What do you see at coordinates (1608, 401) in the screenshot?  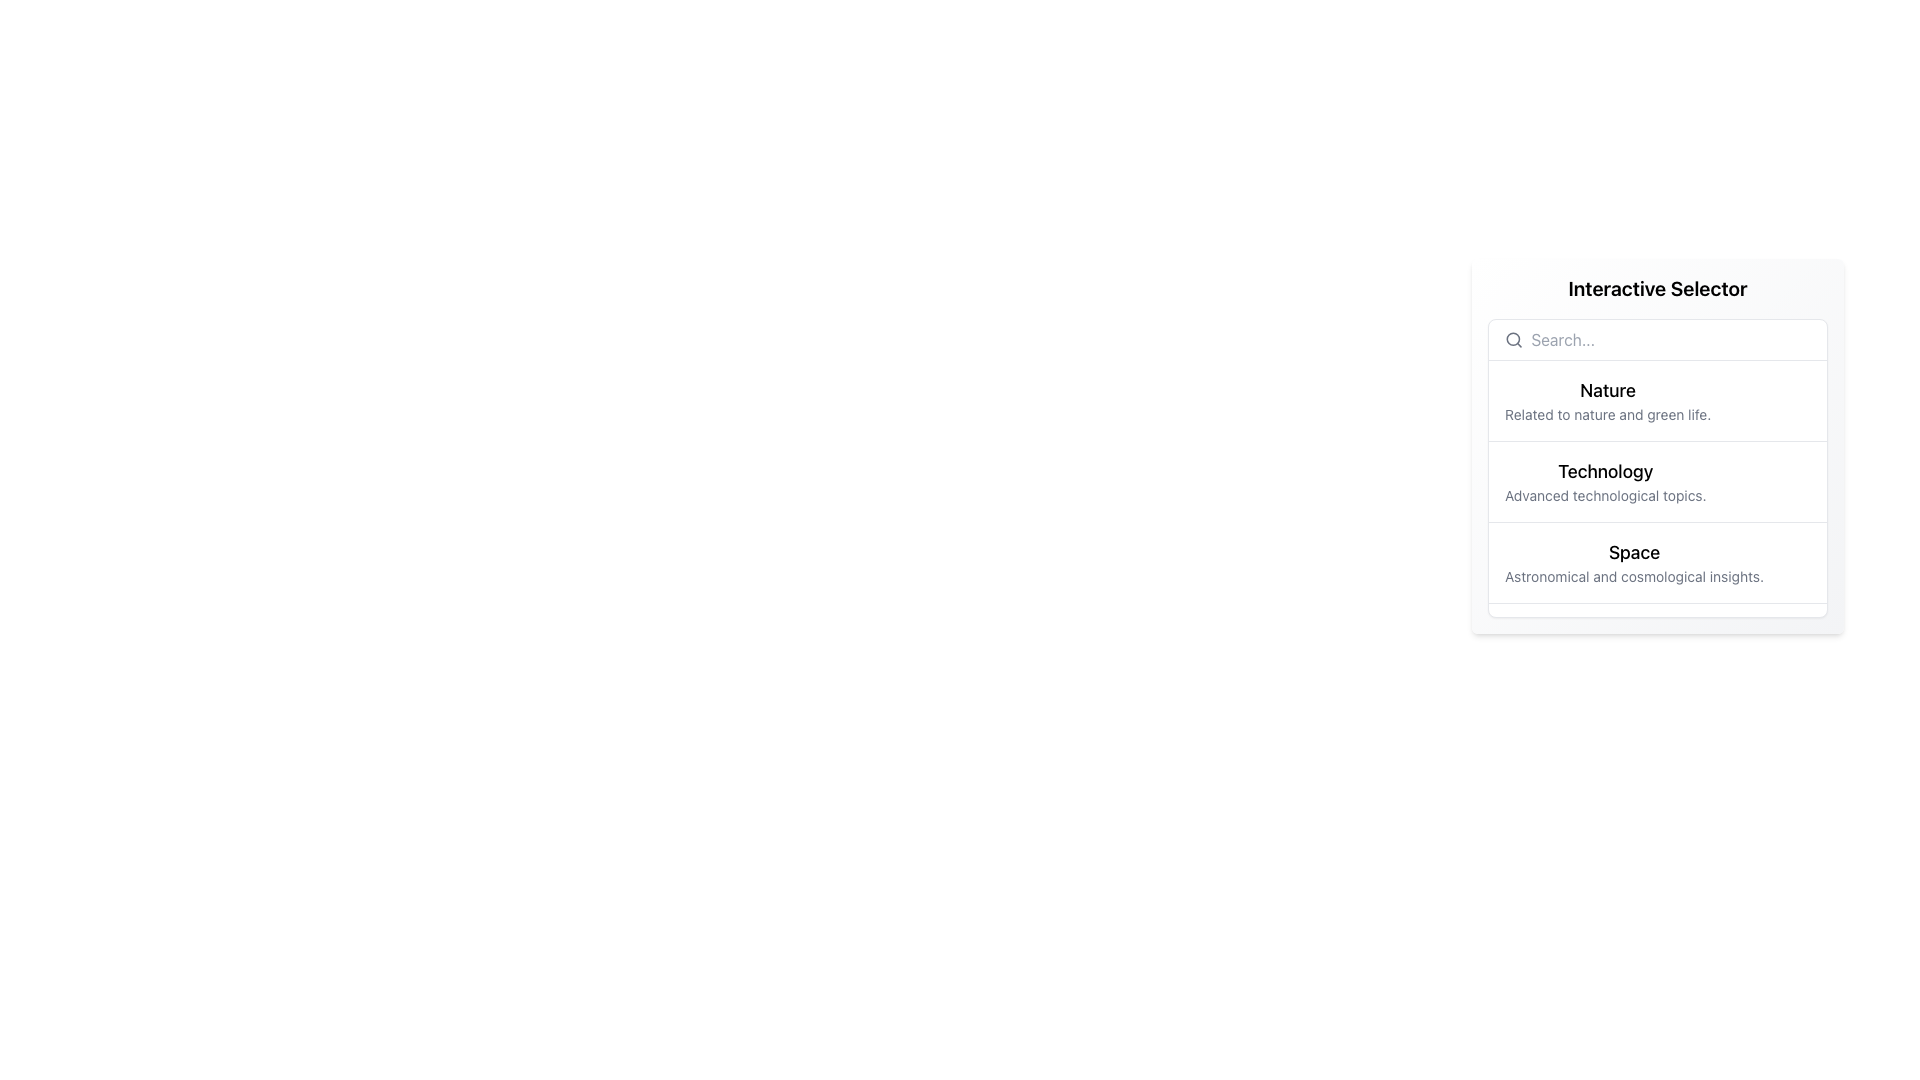 I see `the first list item labeled 'Nature' in the sidebar under the 'Interactive Selector' search bar` at bounding box center [1608, 401].